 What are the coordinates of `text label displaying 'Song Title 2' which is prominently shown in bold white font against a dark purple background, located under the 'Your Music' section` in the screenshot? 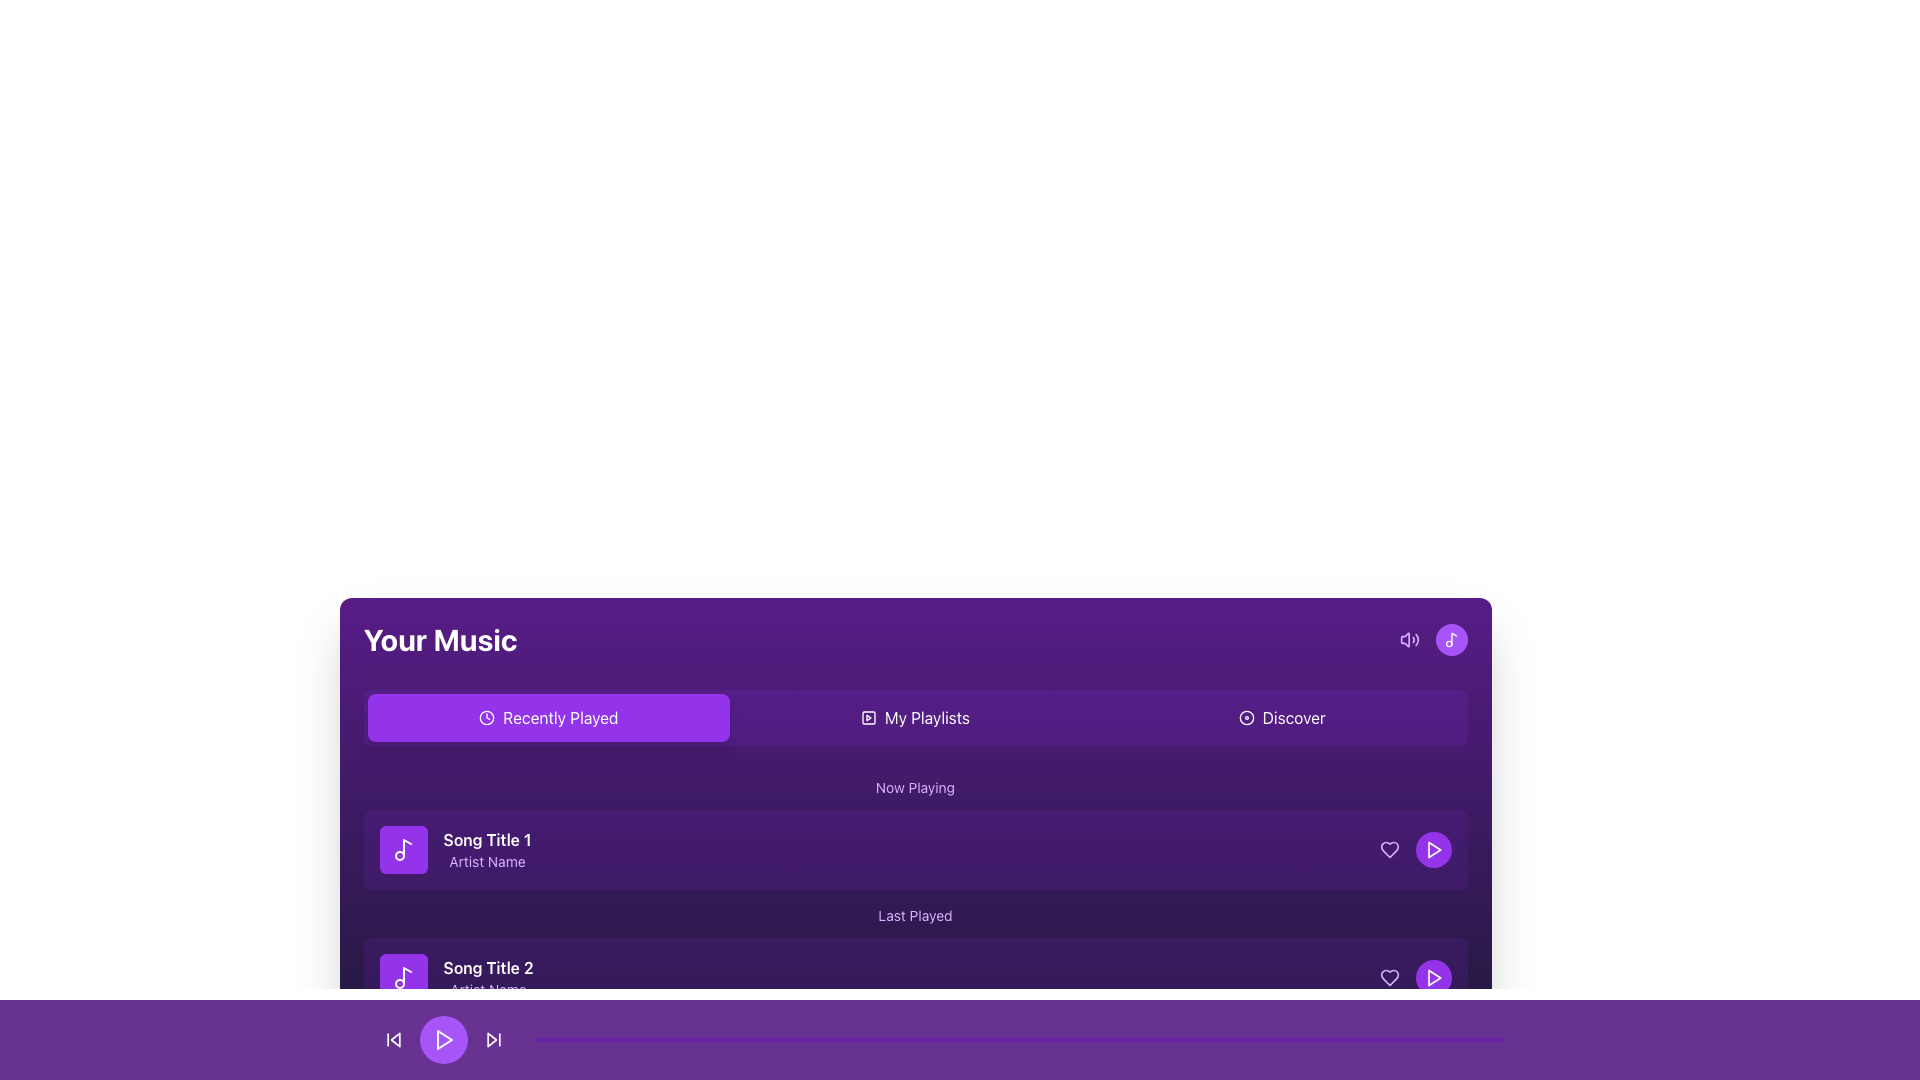 It's located at (488, 967).